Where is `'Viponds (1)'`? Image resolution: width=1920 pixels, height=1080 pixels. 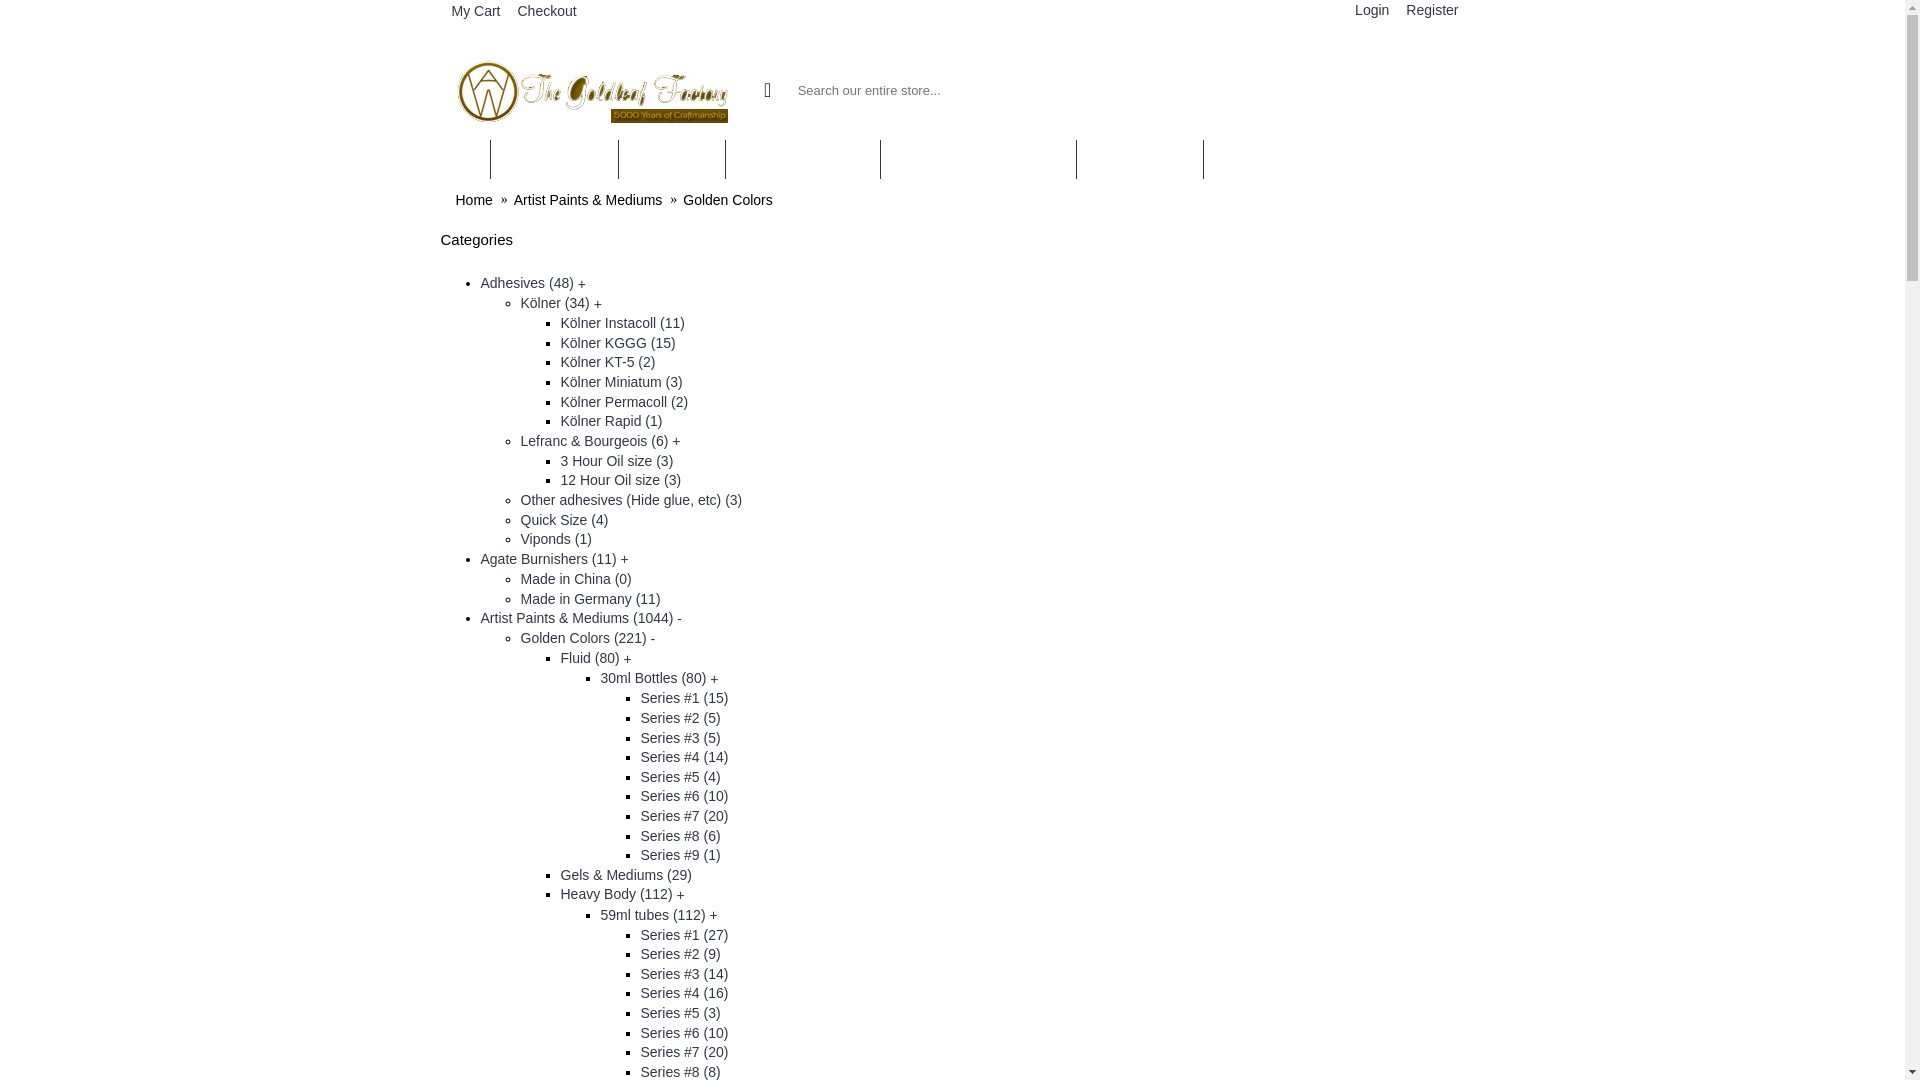 'Viponds (1)' is located at coordinates (519, 538).